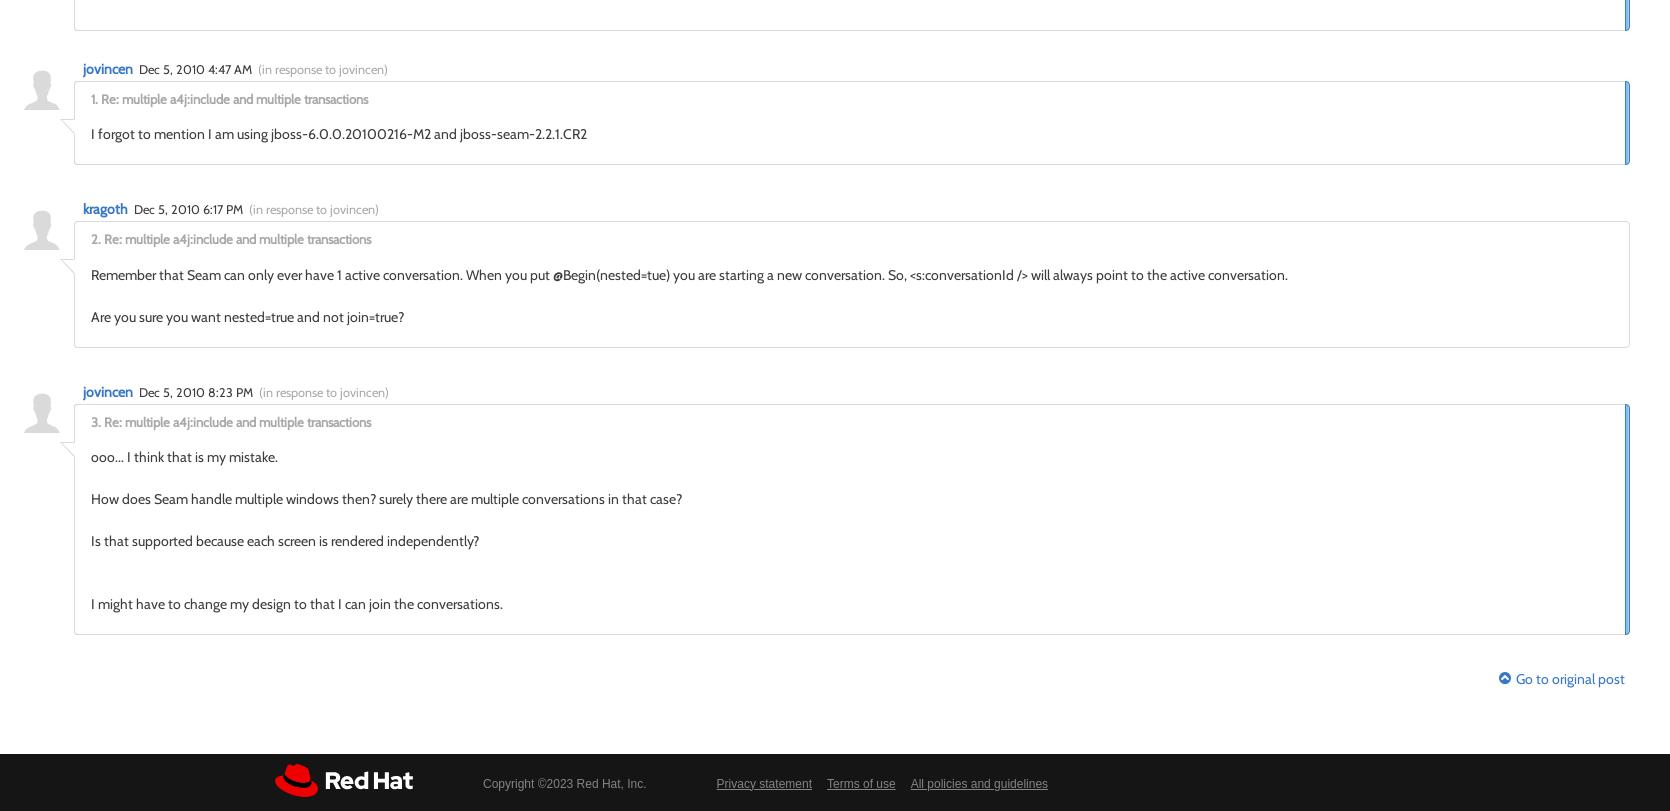 The width and height of the screenshot is (1670, 811). I want to click on 'All policies and guidelines', so click(909, 782).